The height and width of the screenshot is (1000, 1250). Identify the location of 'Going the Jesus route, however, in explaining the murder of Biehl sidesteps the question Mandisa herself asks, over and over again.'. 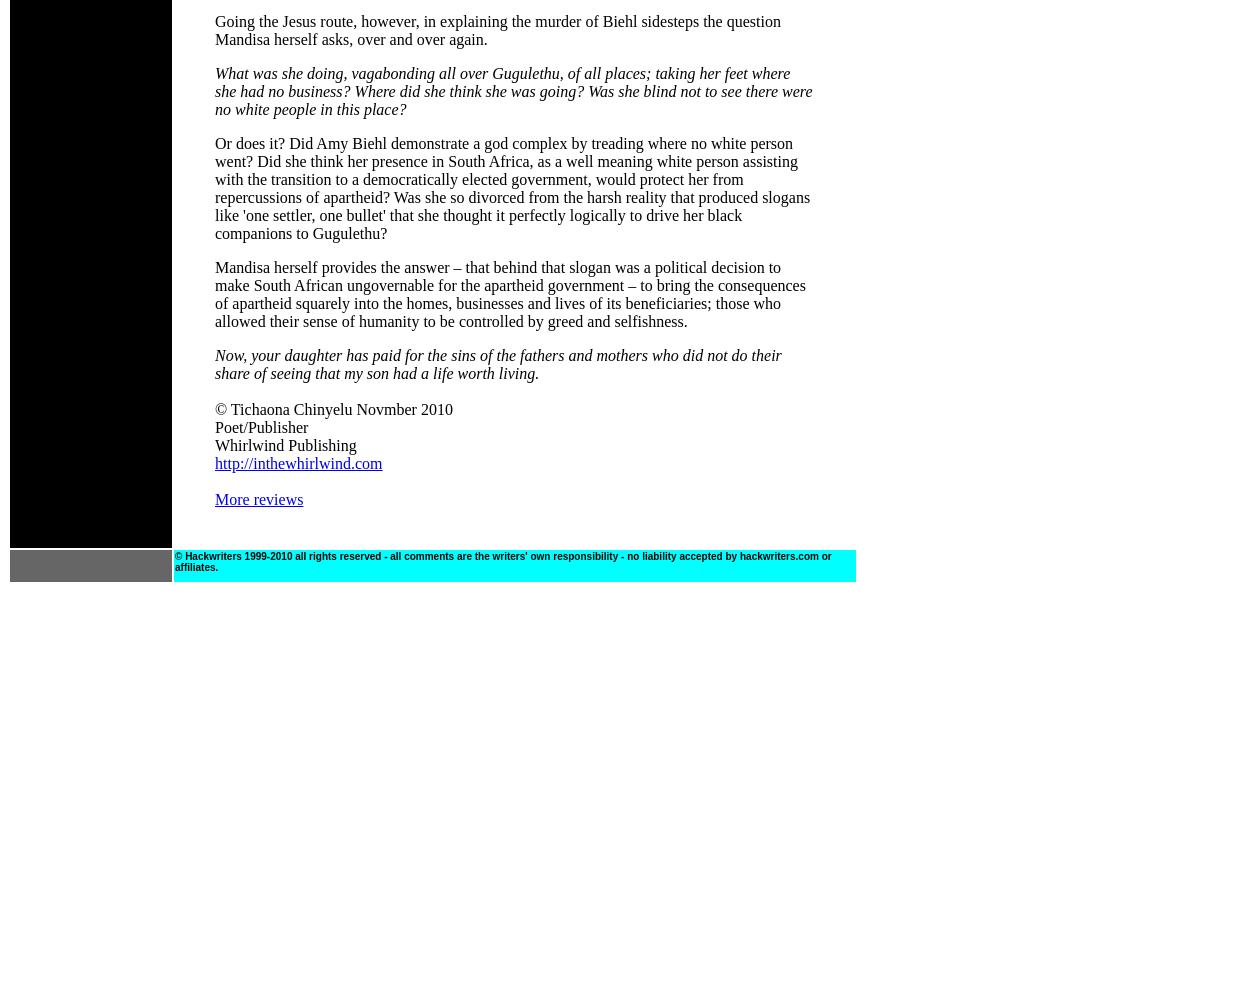
(496, 30).